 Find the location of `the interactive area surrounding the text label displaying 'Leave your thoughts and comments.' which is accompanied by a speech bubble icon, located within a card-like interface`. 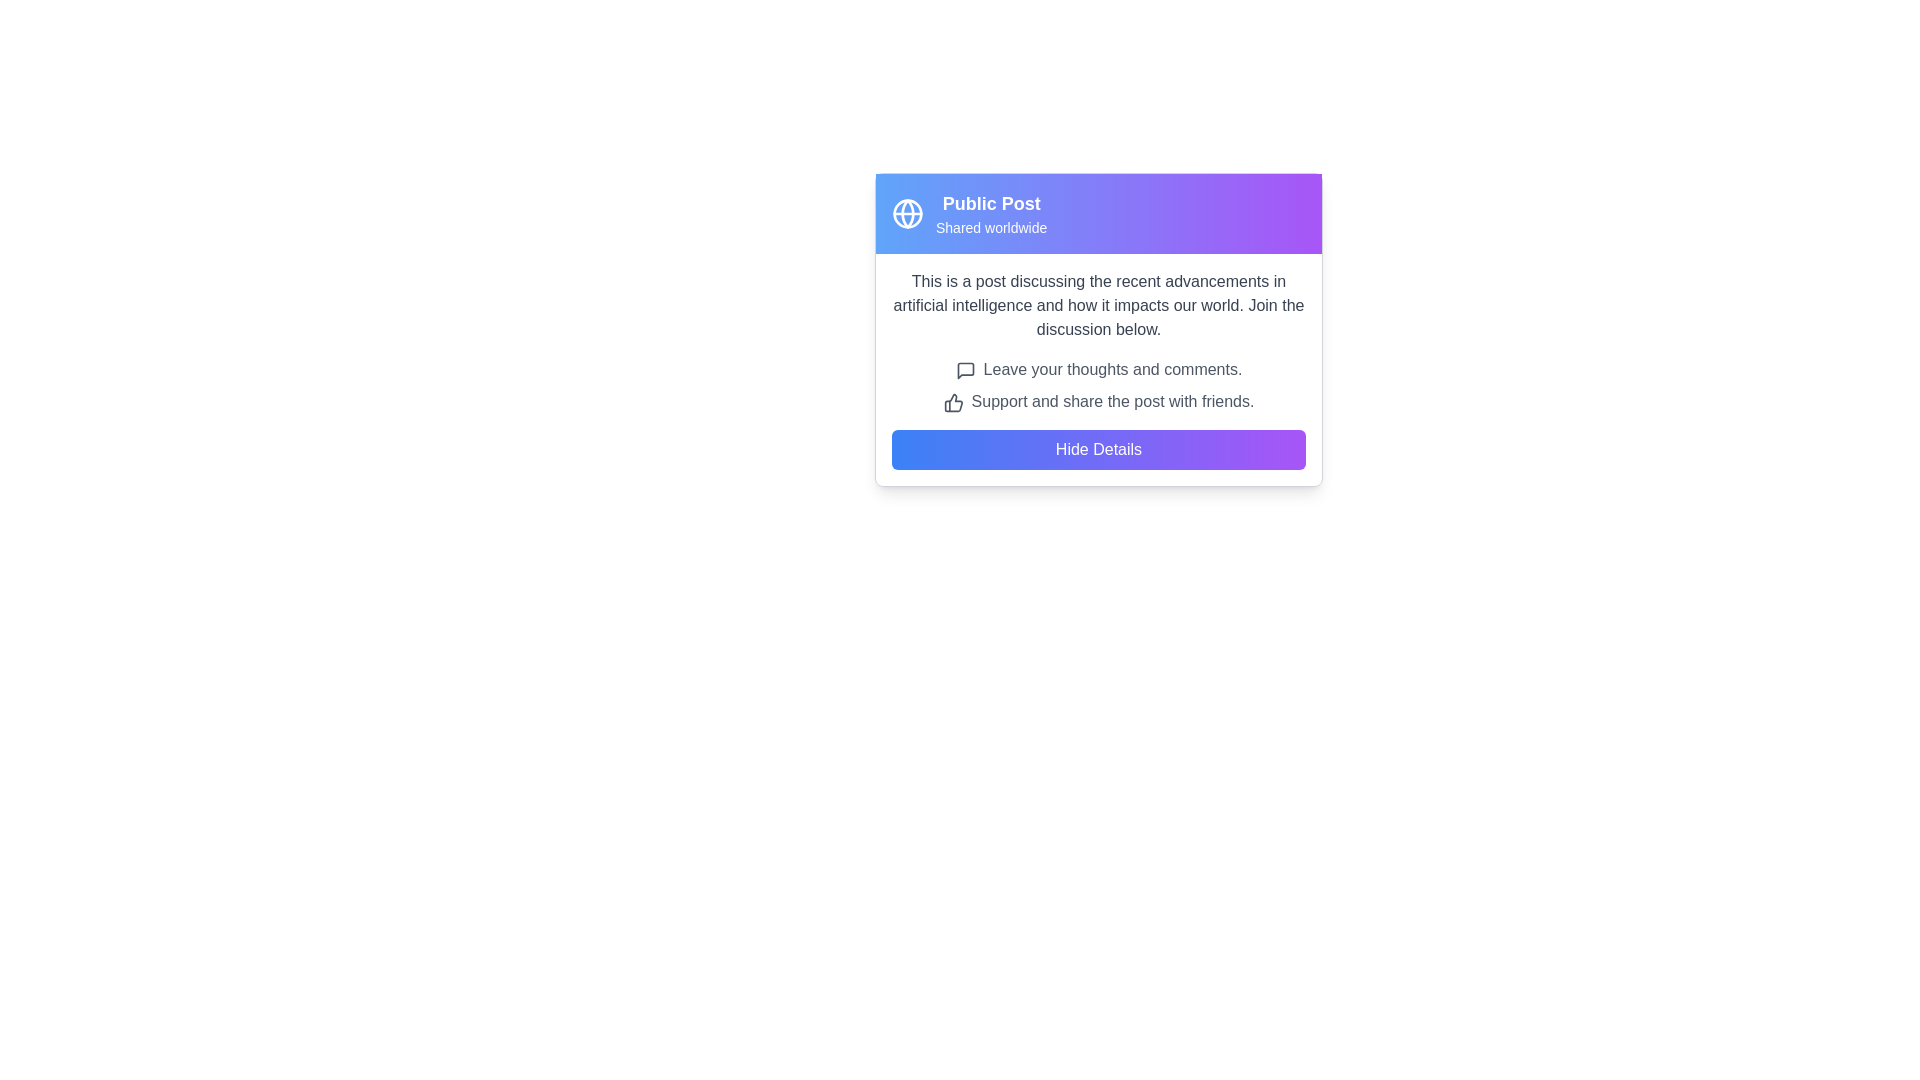

the interactive area surrounding the text label displaying 'Leave your thoughts and comments.' which is accompanied by a speech bubble icon, located within a card-like interface is located at coordinates (1098, 370).